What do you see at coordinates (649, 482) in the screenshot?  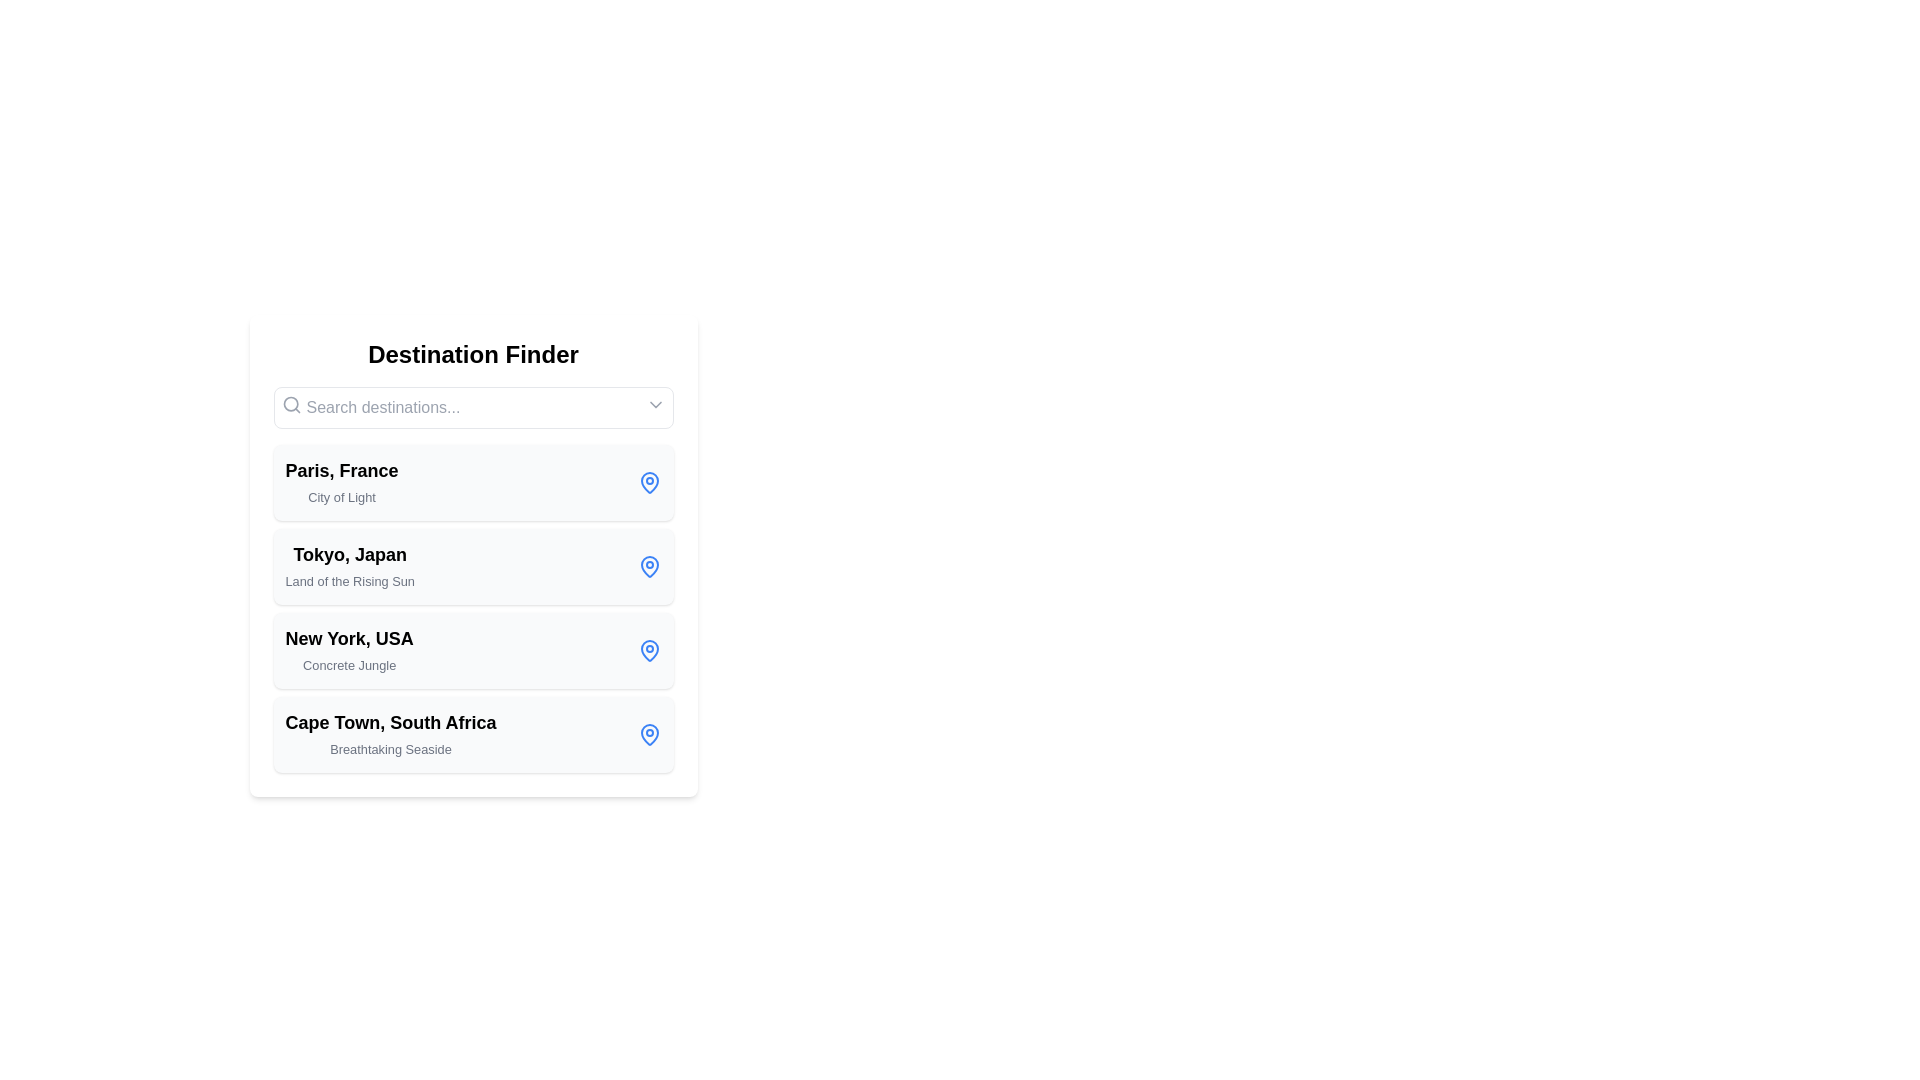 I see `the blue-colored map pin icon with a central circular cut-out, located to the right of the 'Paris, France' label in the Destination Finder card layout` at bounding box center [649, 482].